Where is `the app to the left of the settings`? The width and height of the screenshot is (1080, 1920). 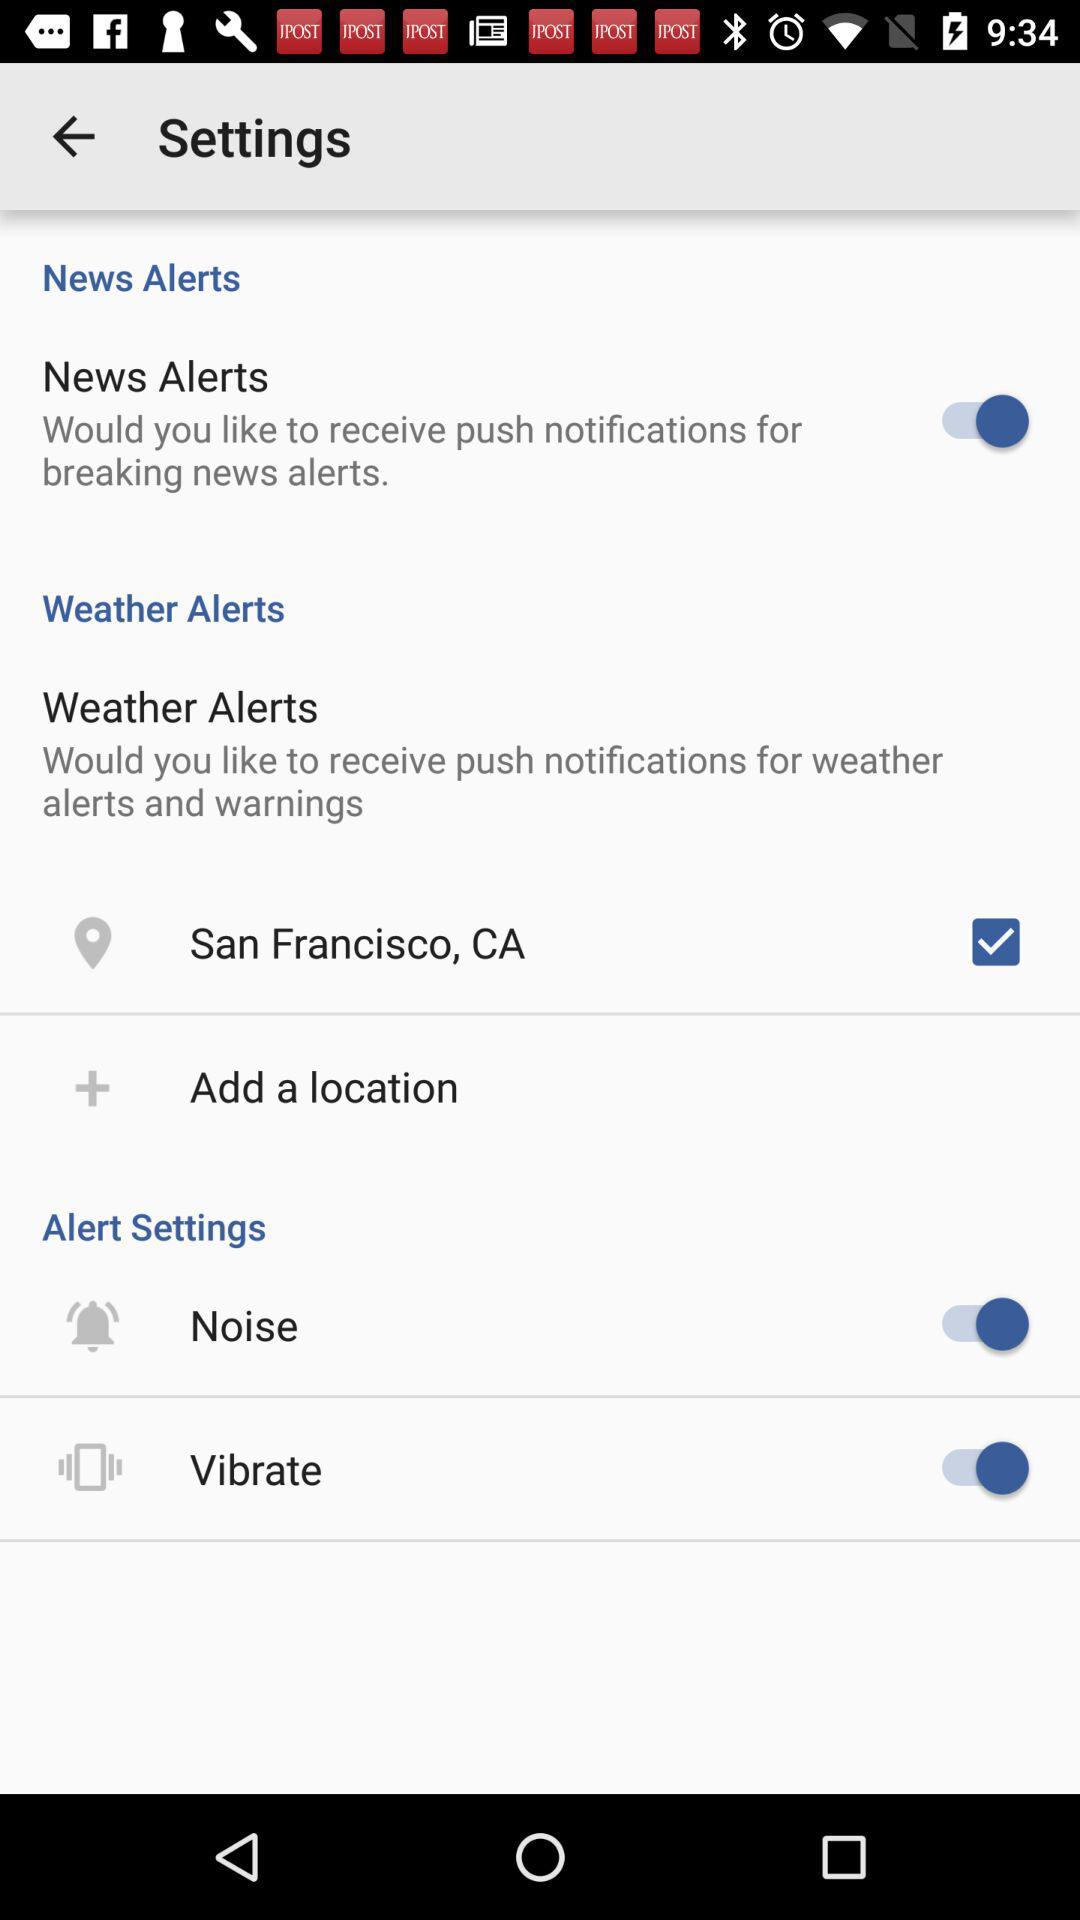
the app to the left of the settings is located at coordinates (72, 135).